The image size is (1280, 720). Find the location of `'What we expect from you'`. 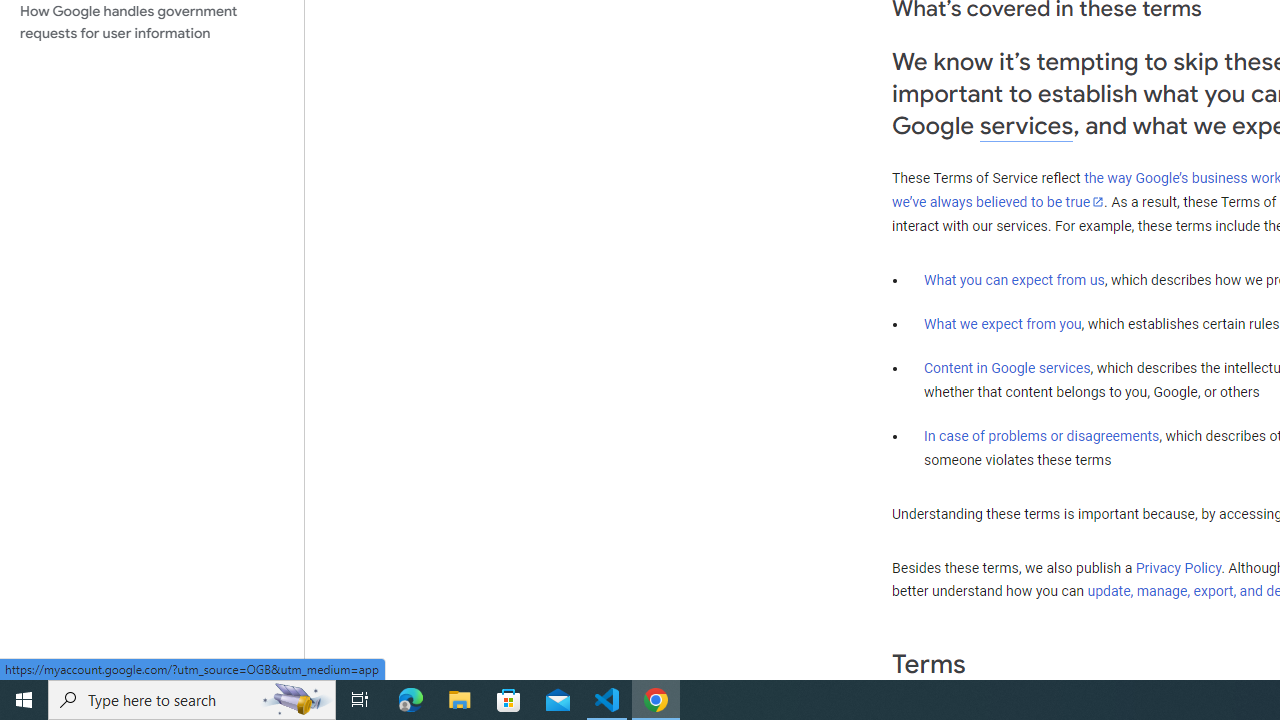

'What we expect from you' is located at coordinates (1002, 323).